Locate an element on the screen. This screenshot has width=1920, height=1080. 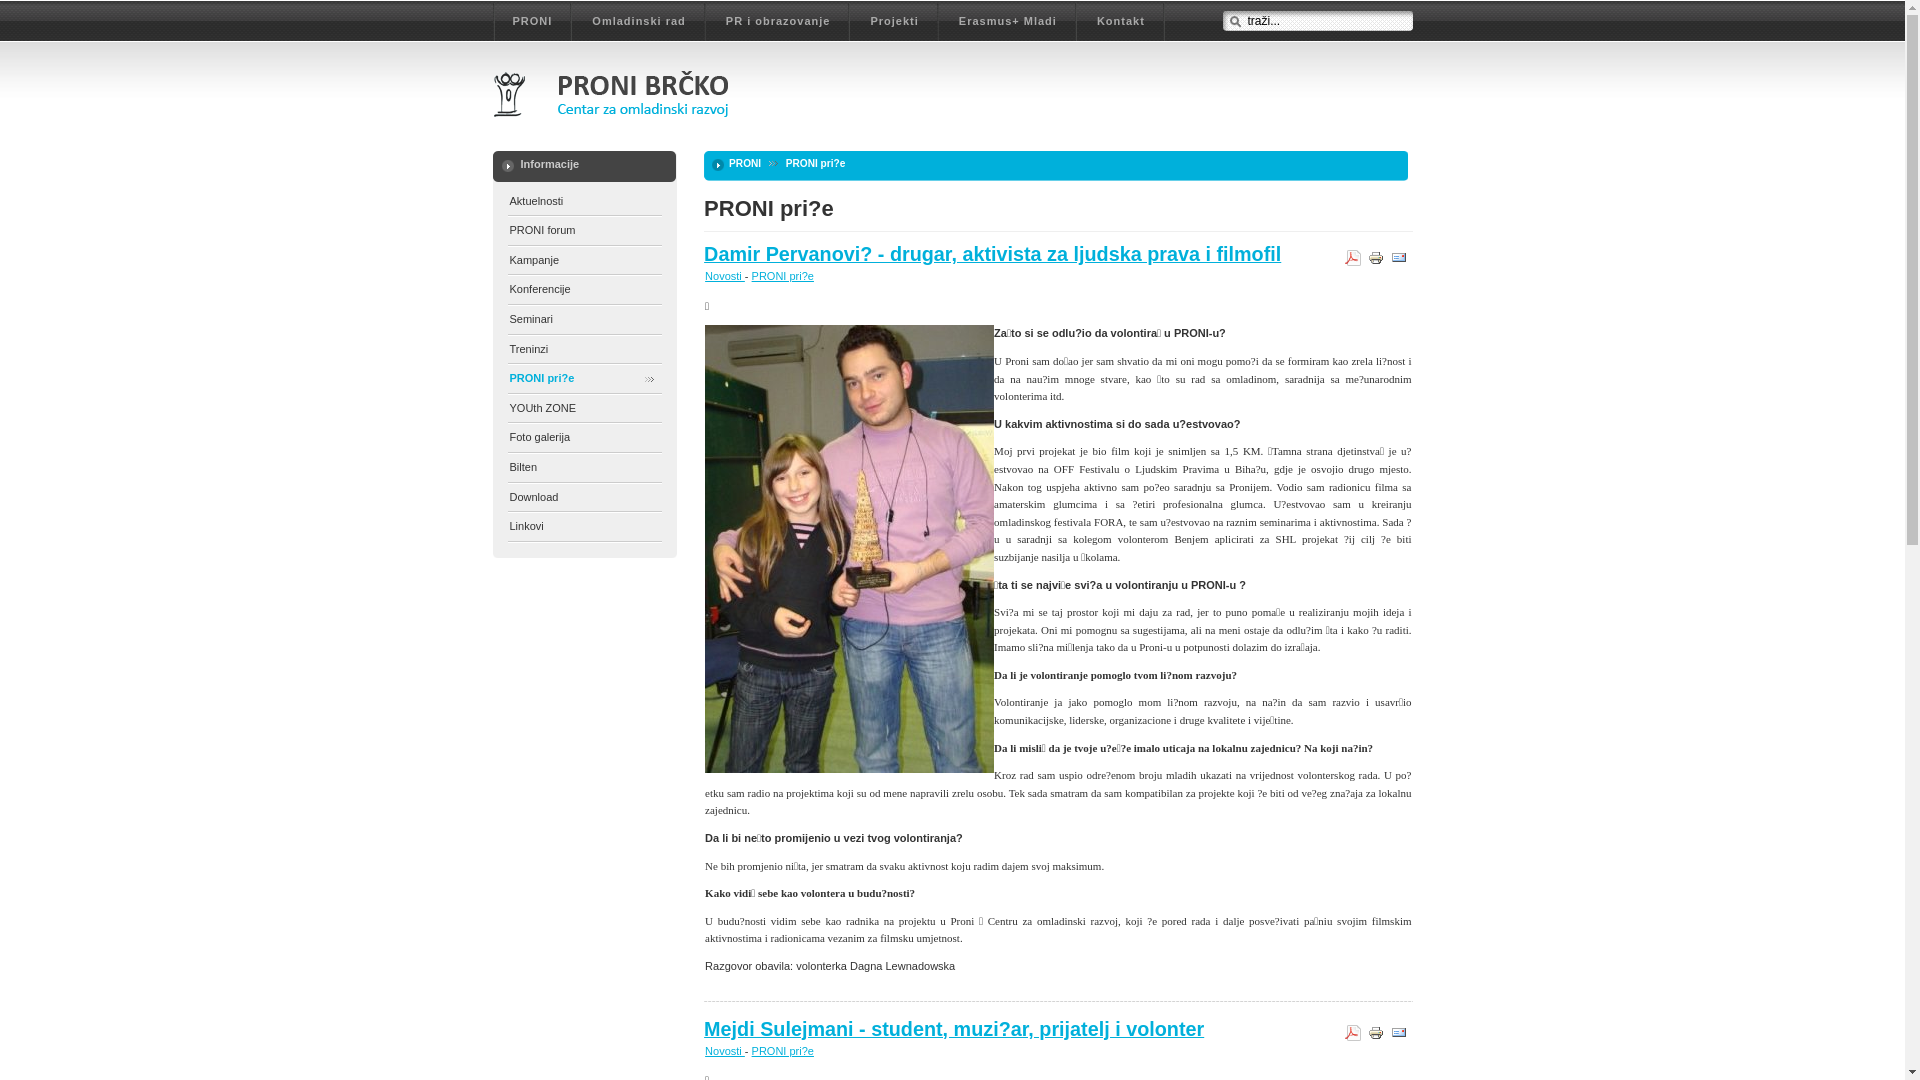
'Aktuelnosti' is located at coordinates (584, 202).